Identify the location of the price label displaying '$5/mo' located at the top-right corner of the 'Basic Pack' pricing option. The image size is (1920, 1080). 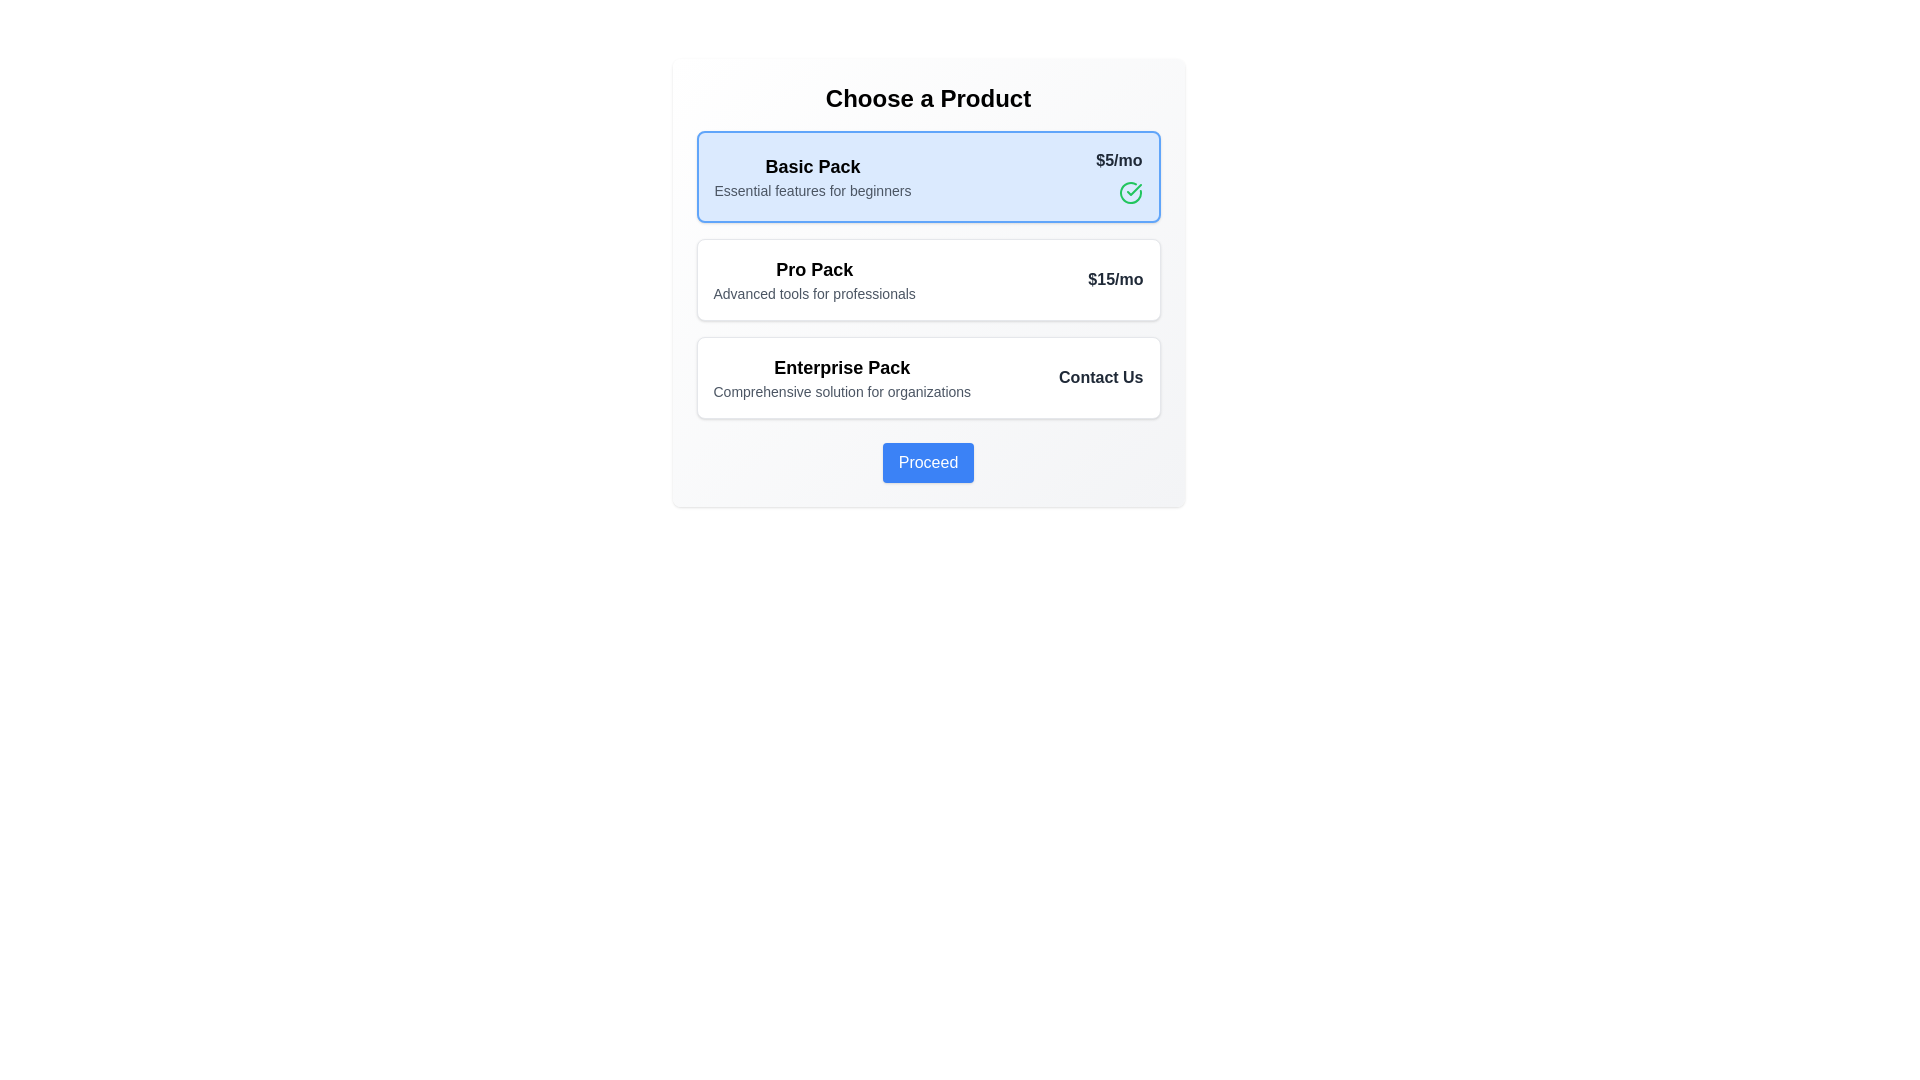
(1118, 176).